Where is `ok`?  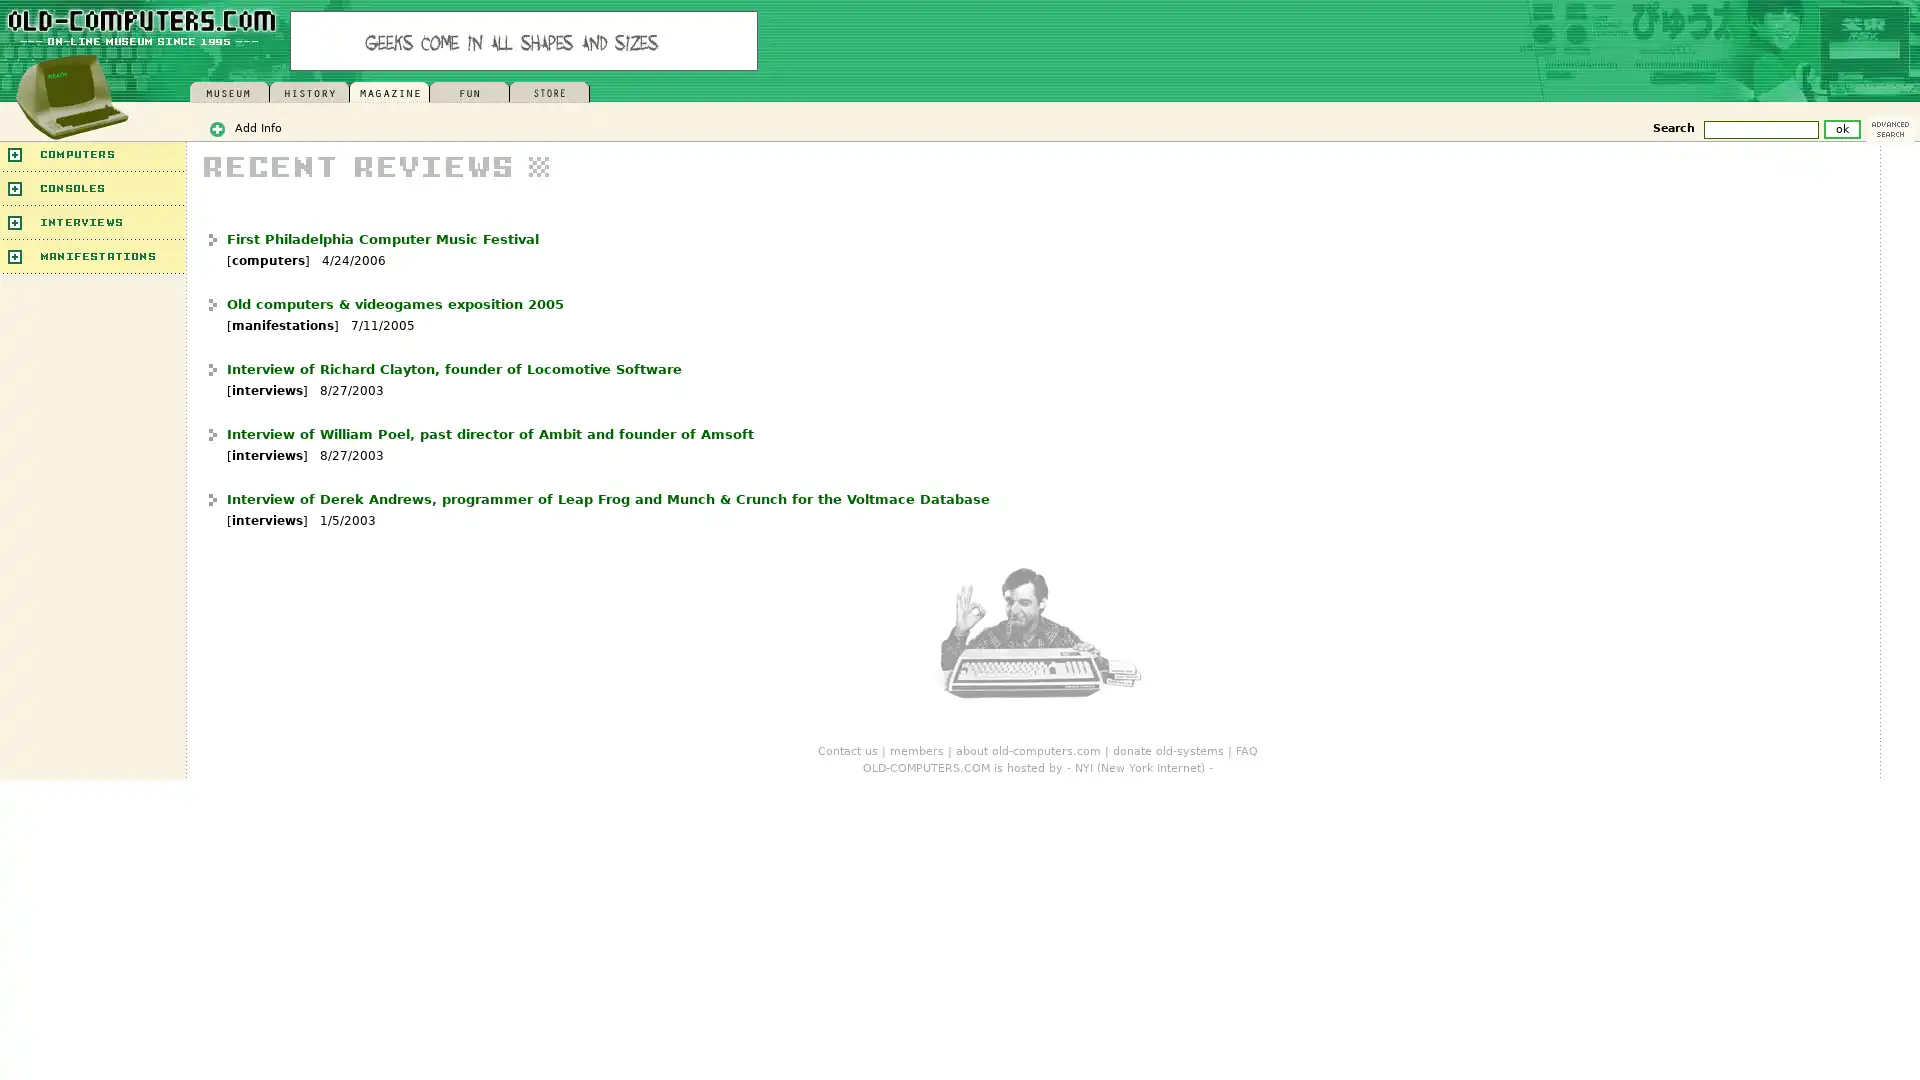
ok is located at coordinates (1841, 128).